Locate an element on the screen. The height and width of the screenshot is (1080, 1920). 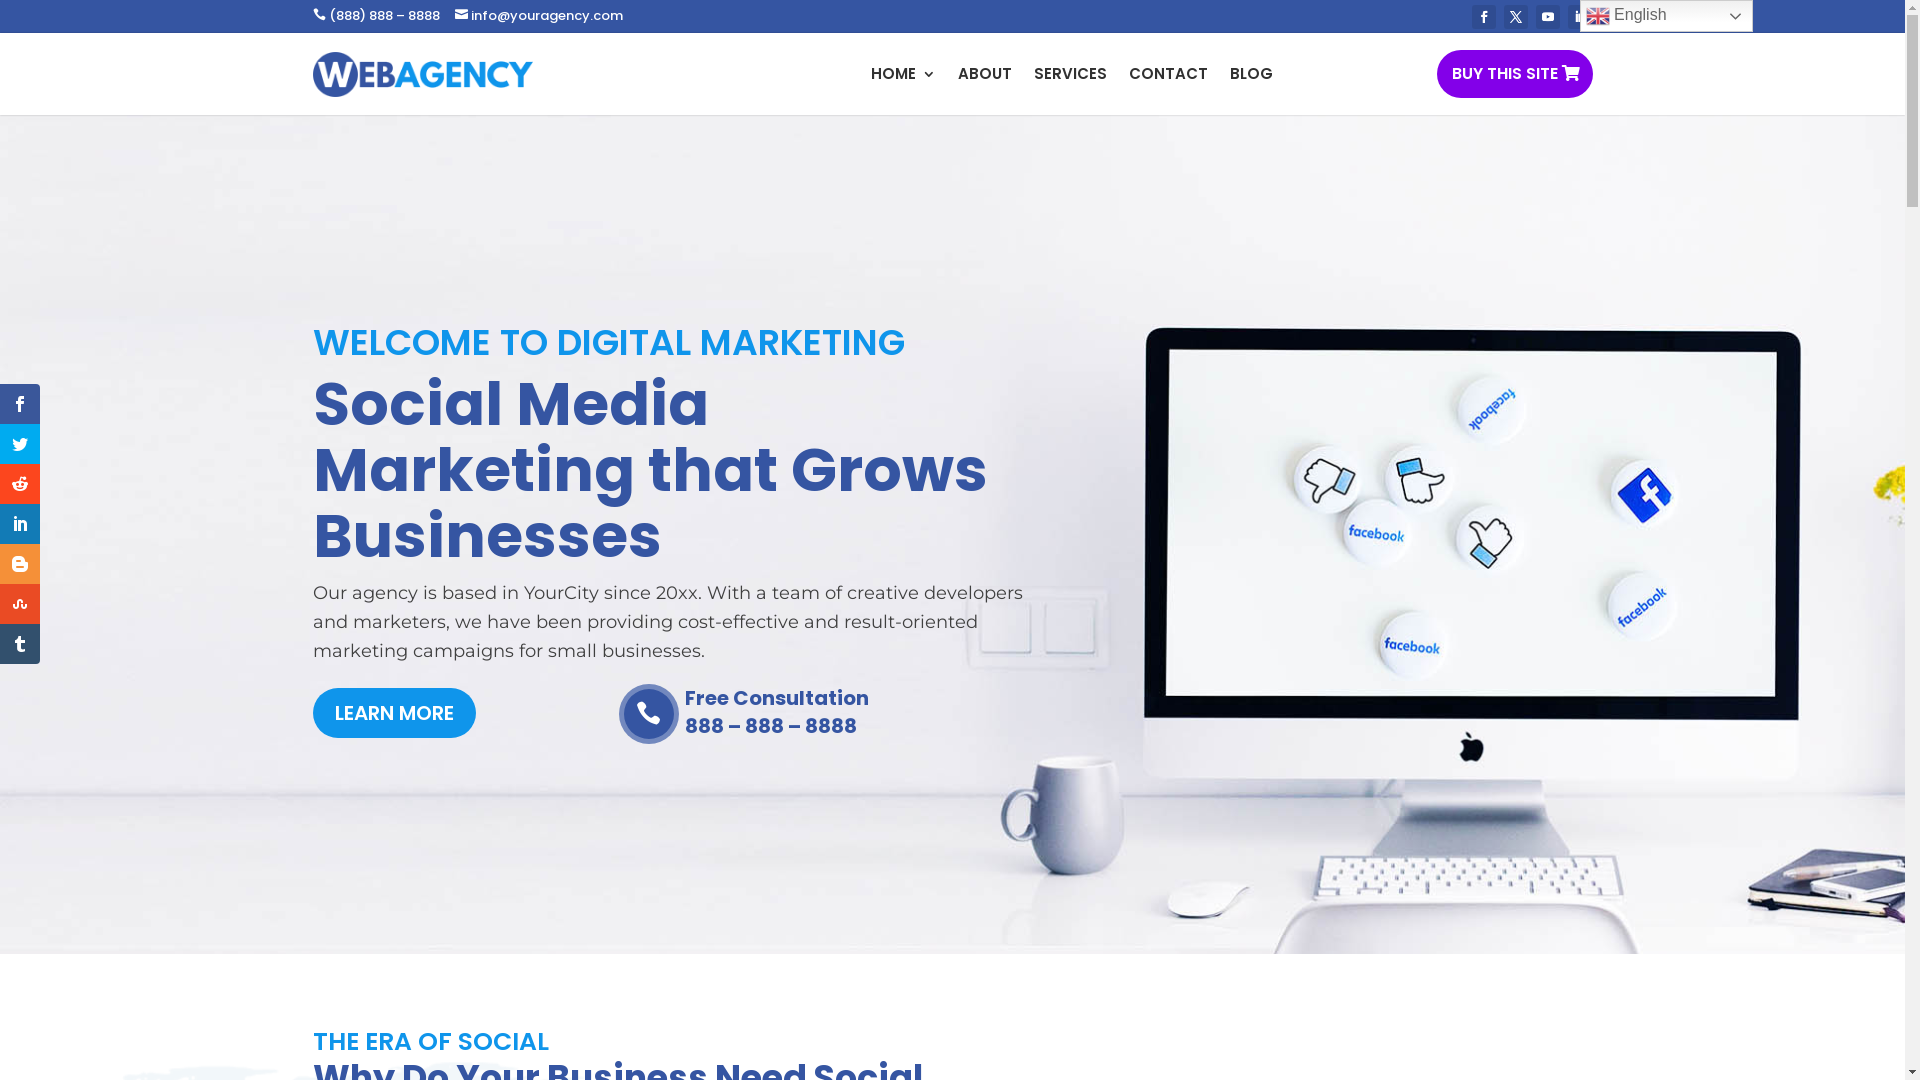
'BLOG' is located at coordinates (1250, 72).